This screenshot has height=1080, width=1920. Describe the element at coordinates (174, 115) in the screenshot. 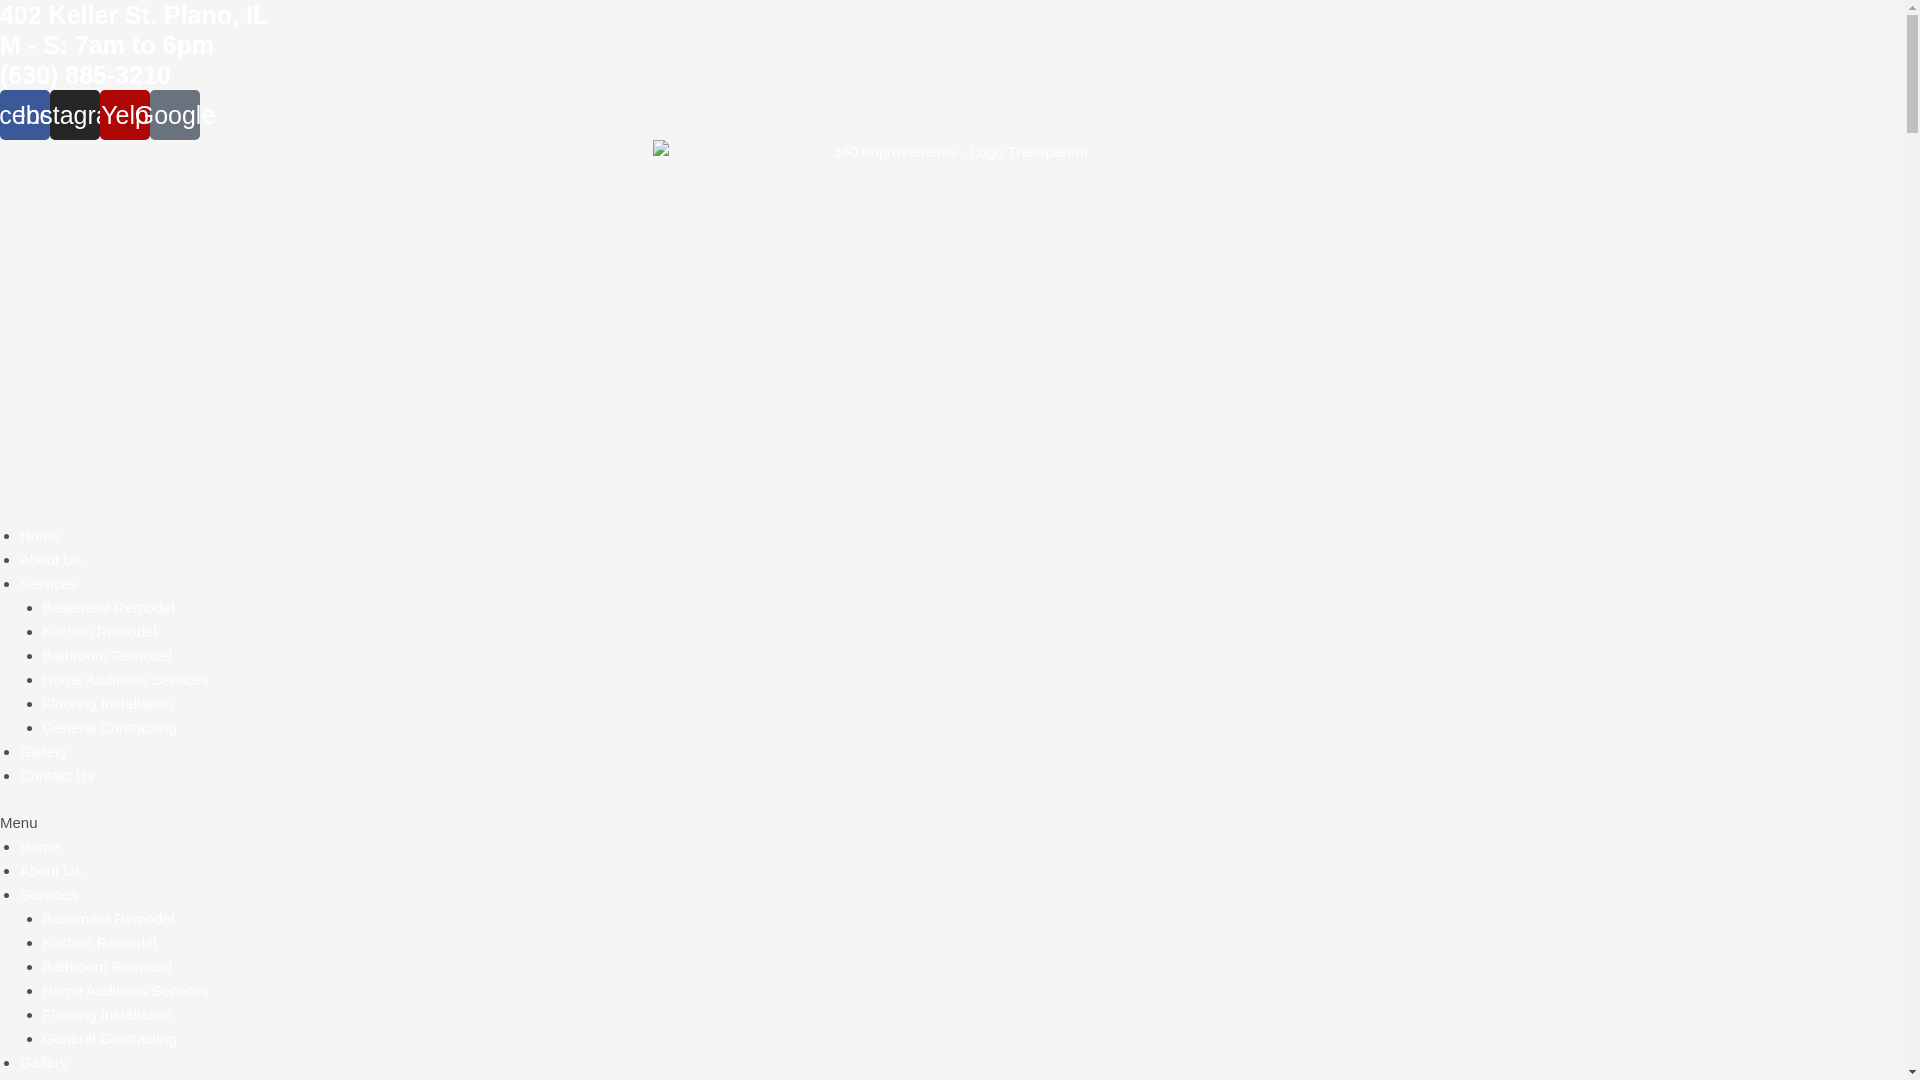

I see `'Google'` at that location.